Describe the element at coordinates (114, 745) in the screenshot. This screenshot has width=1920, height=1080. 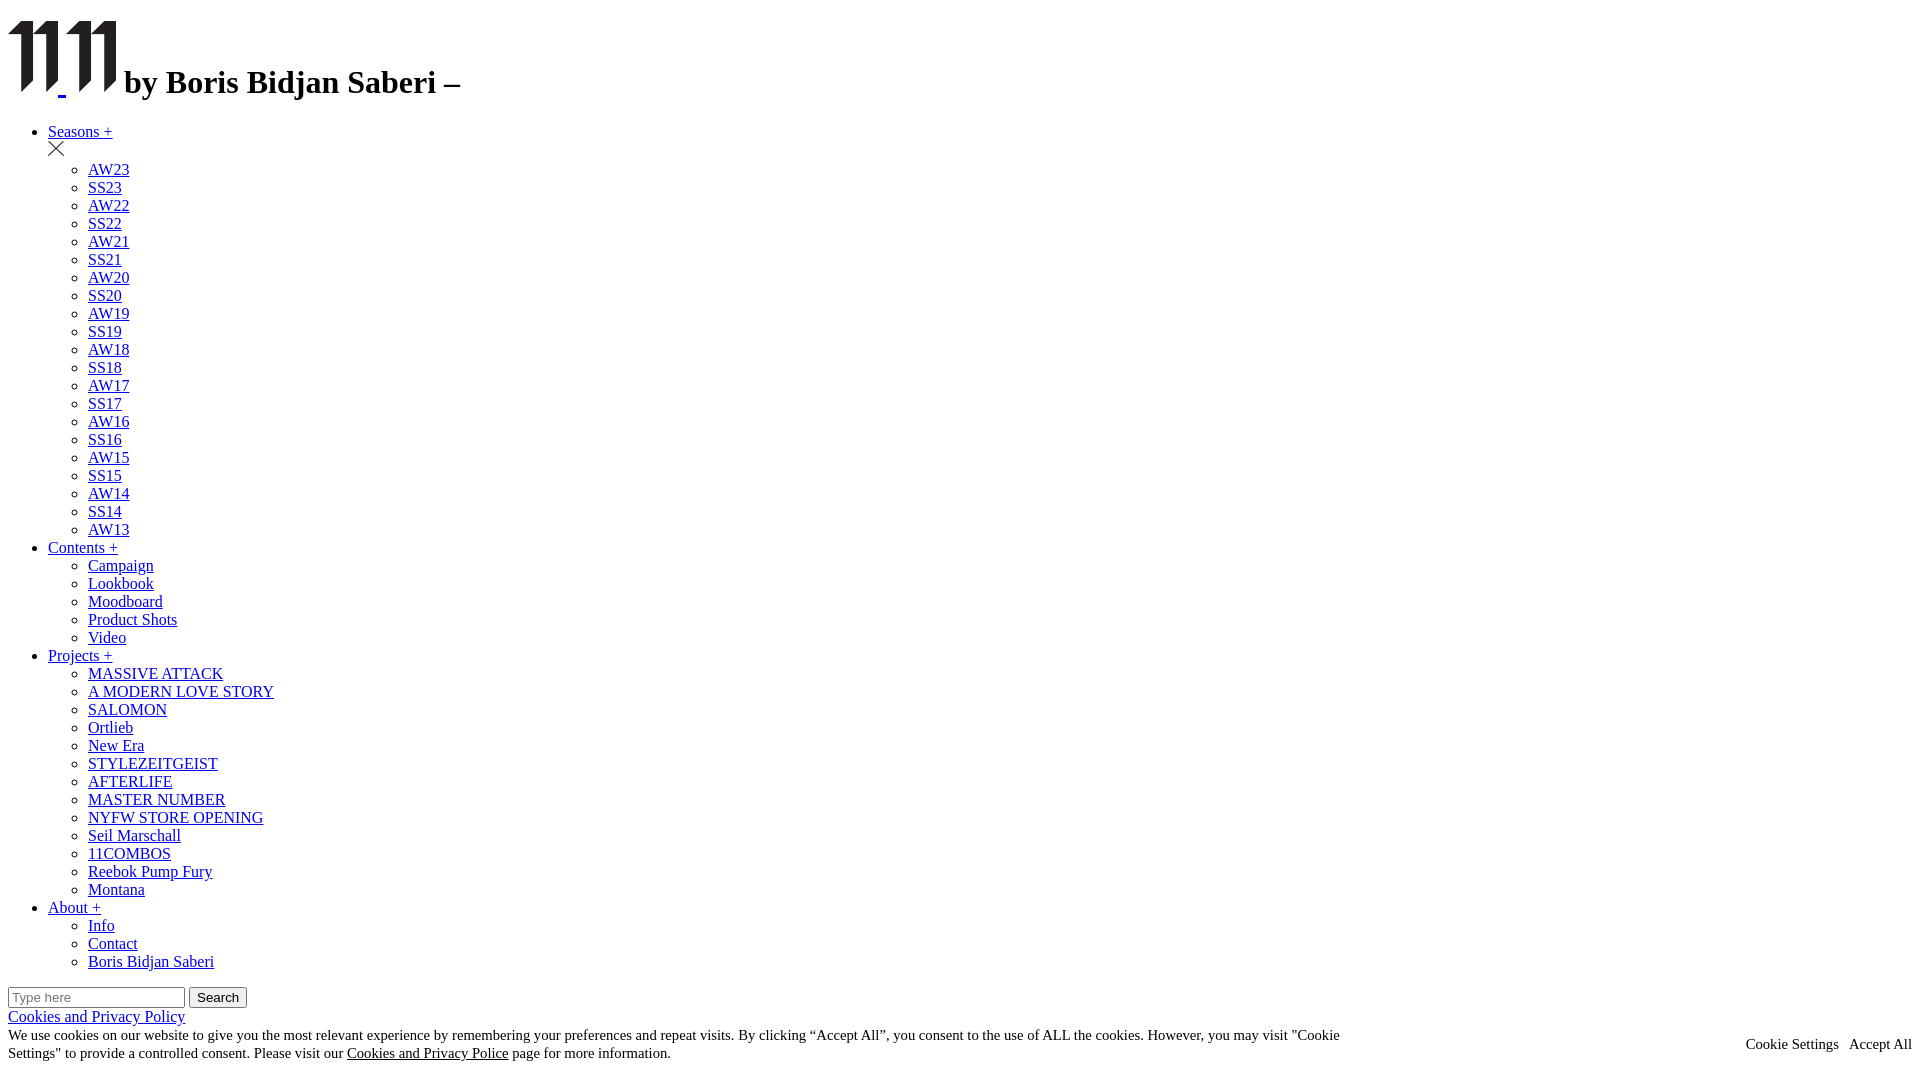
I see `'New Era'` at that location.